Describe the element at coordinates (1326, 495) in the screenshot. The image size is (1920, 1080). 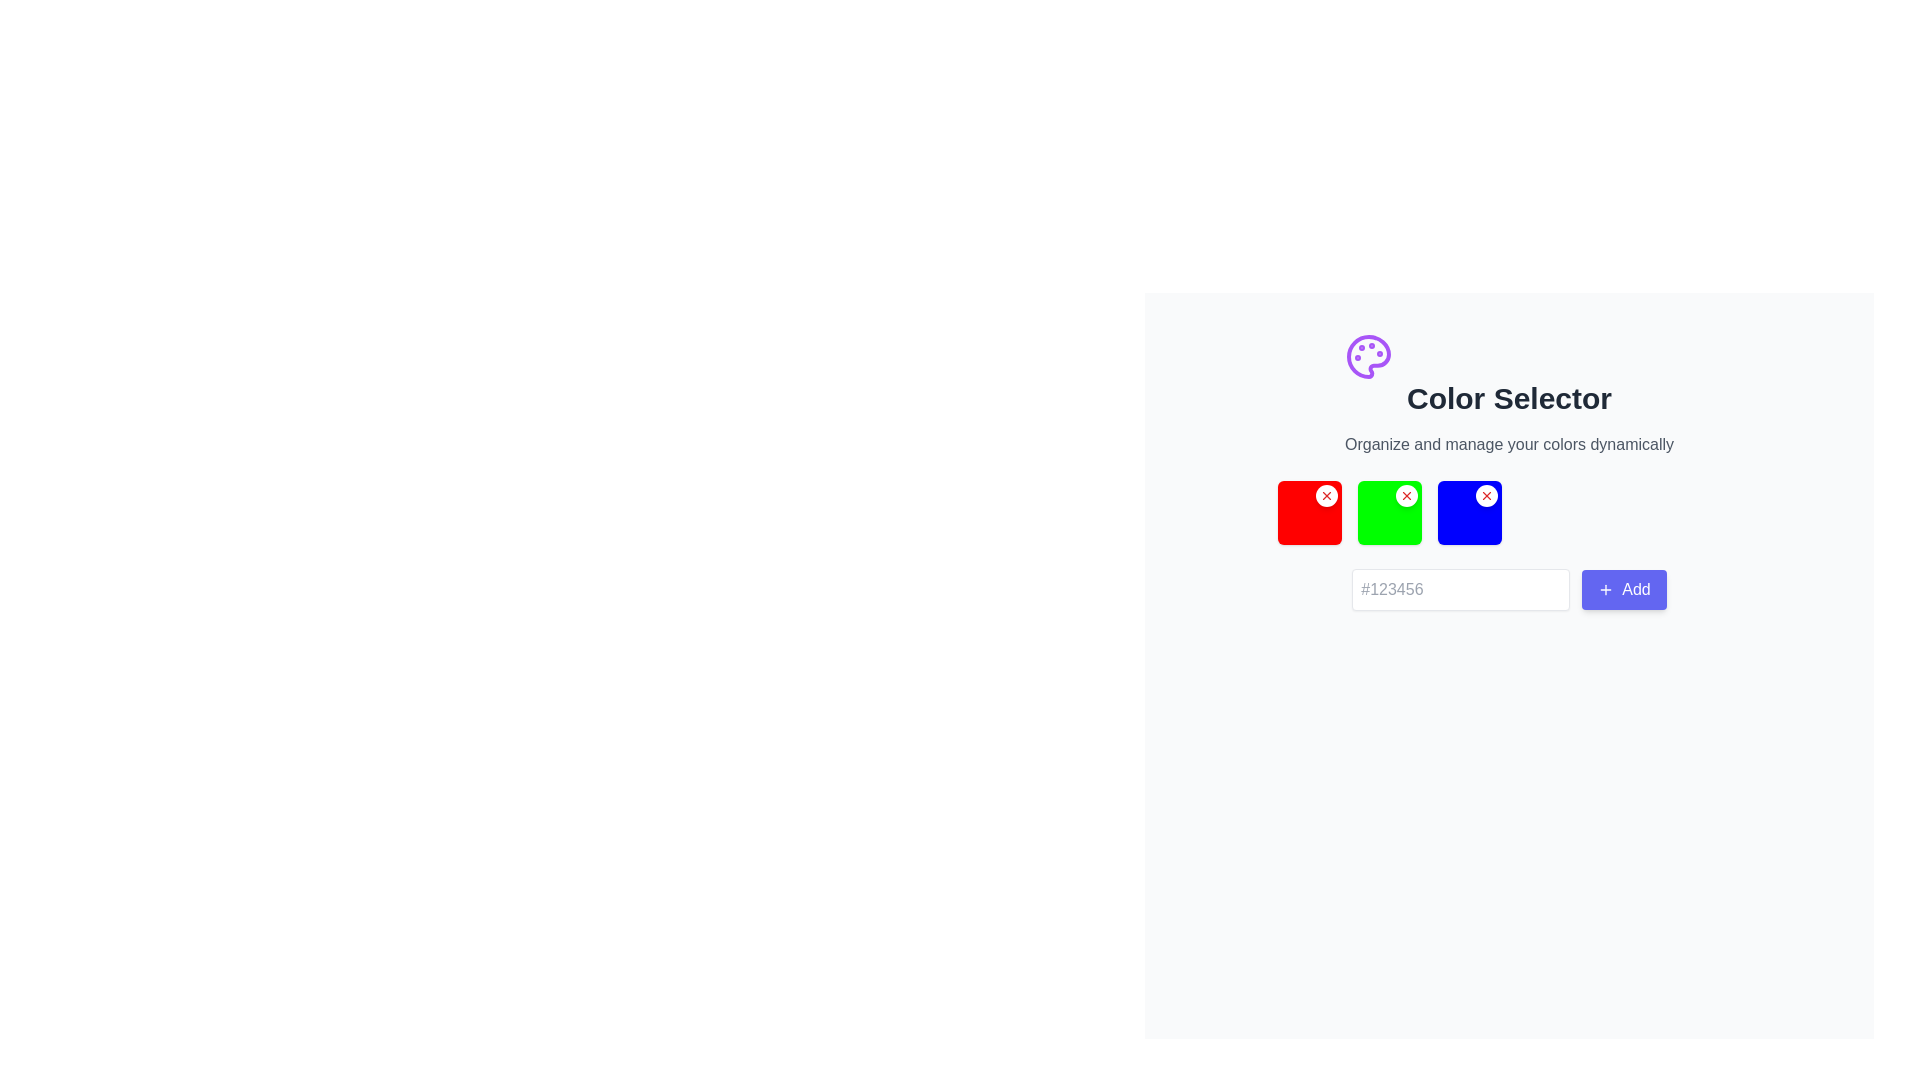
I see `the close or delete icon located in the top-right corner of the green color box` at that location.